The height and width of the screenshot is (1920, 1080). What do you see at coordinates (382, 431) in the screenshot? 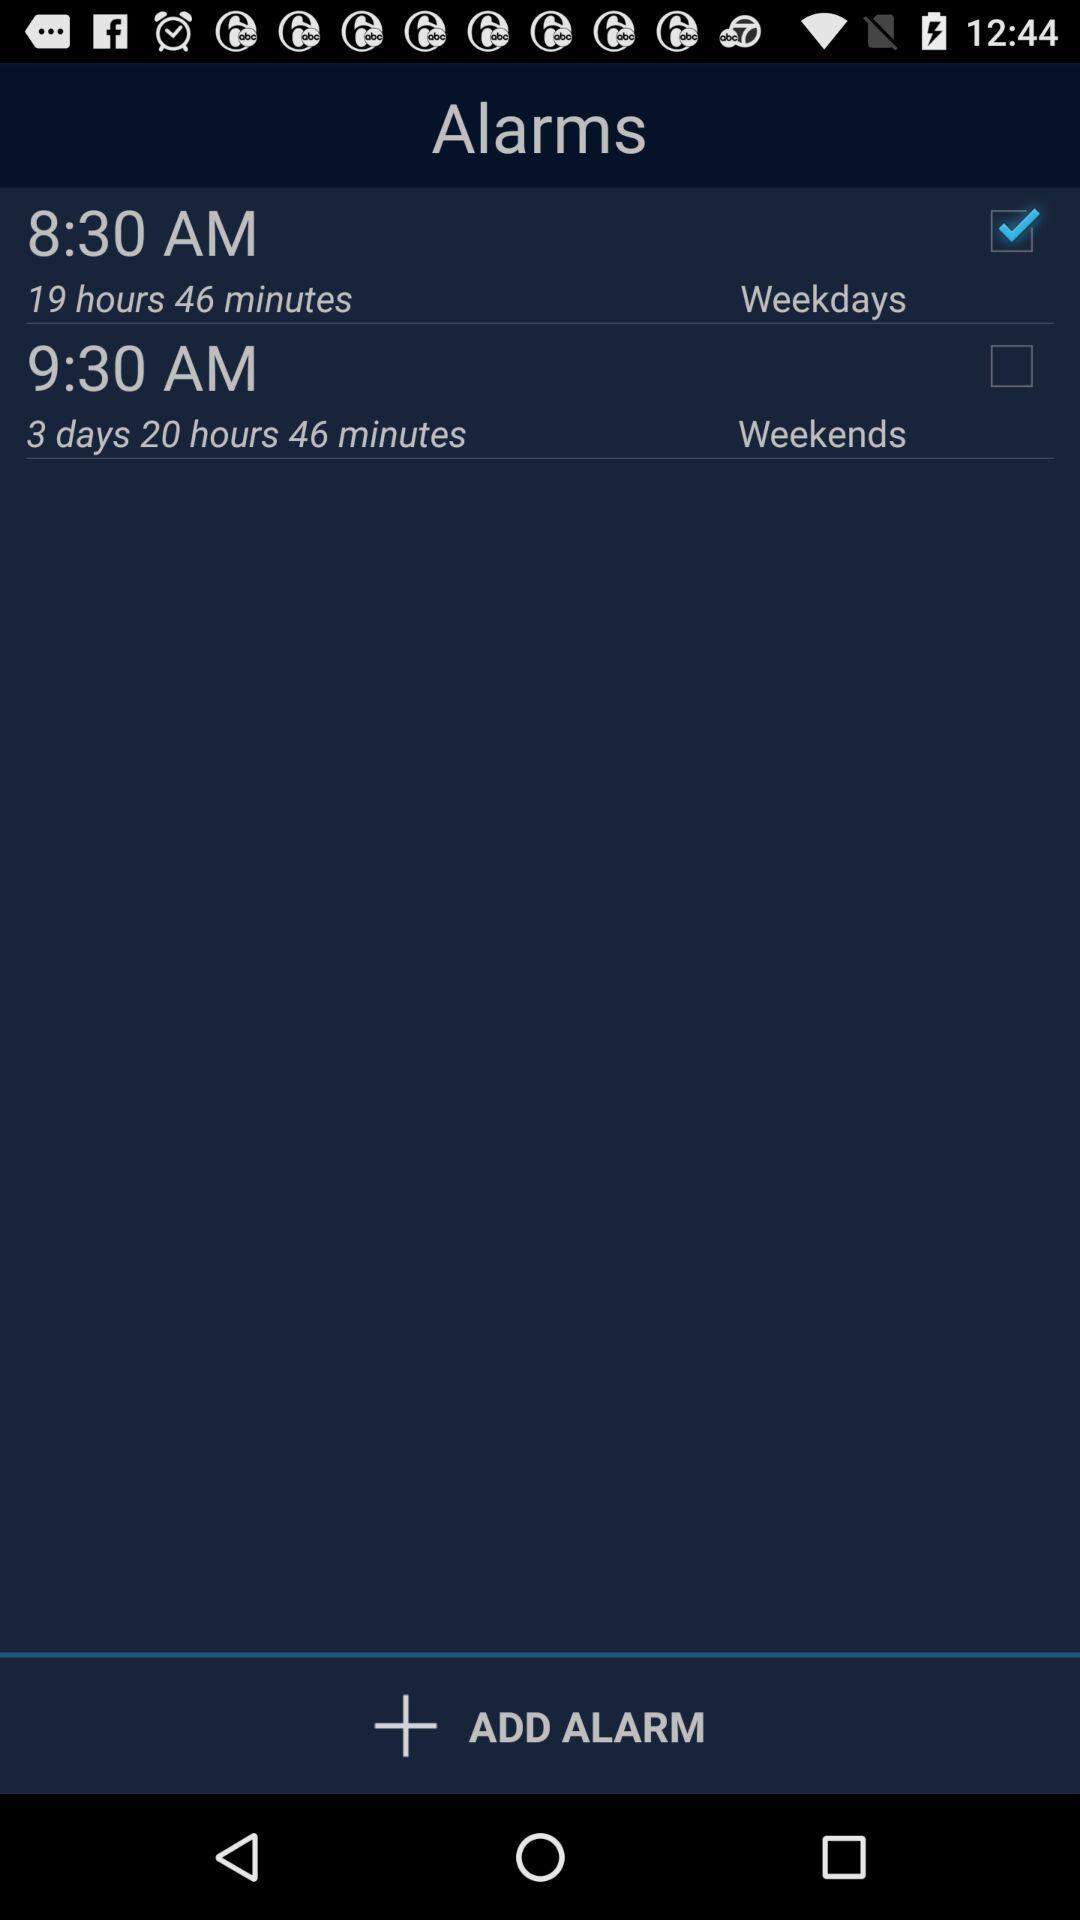
I see `the 3 days 20 app` at bounding box center [382, 431].